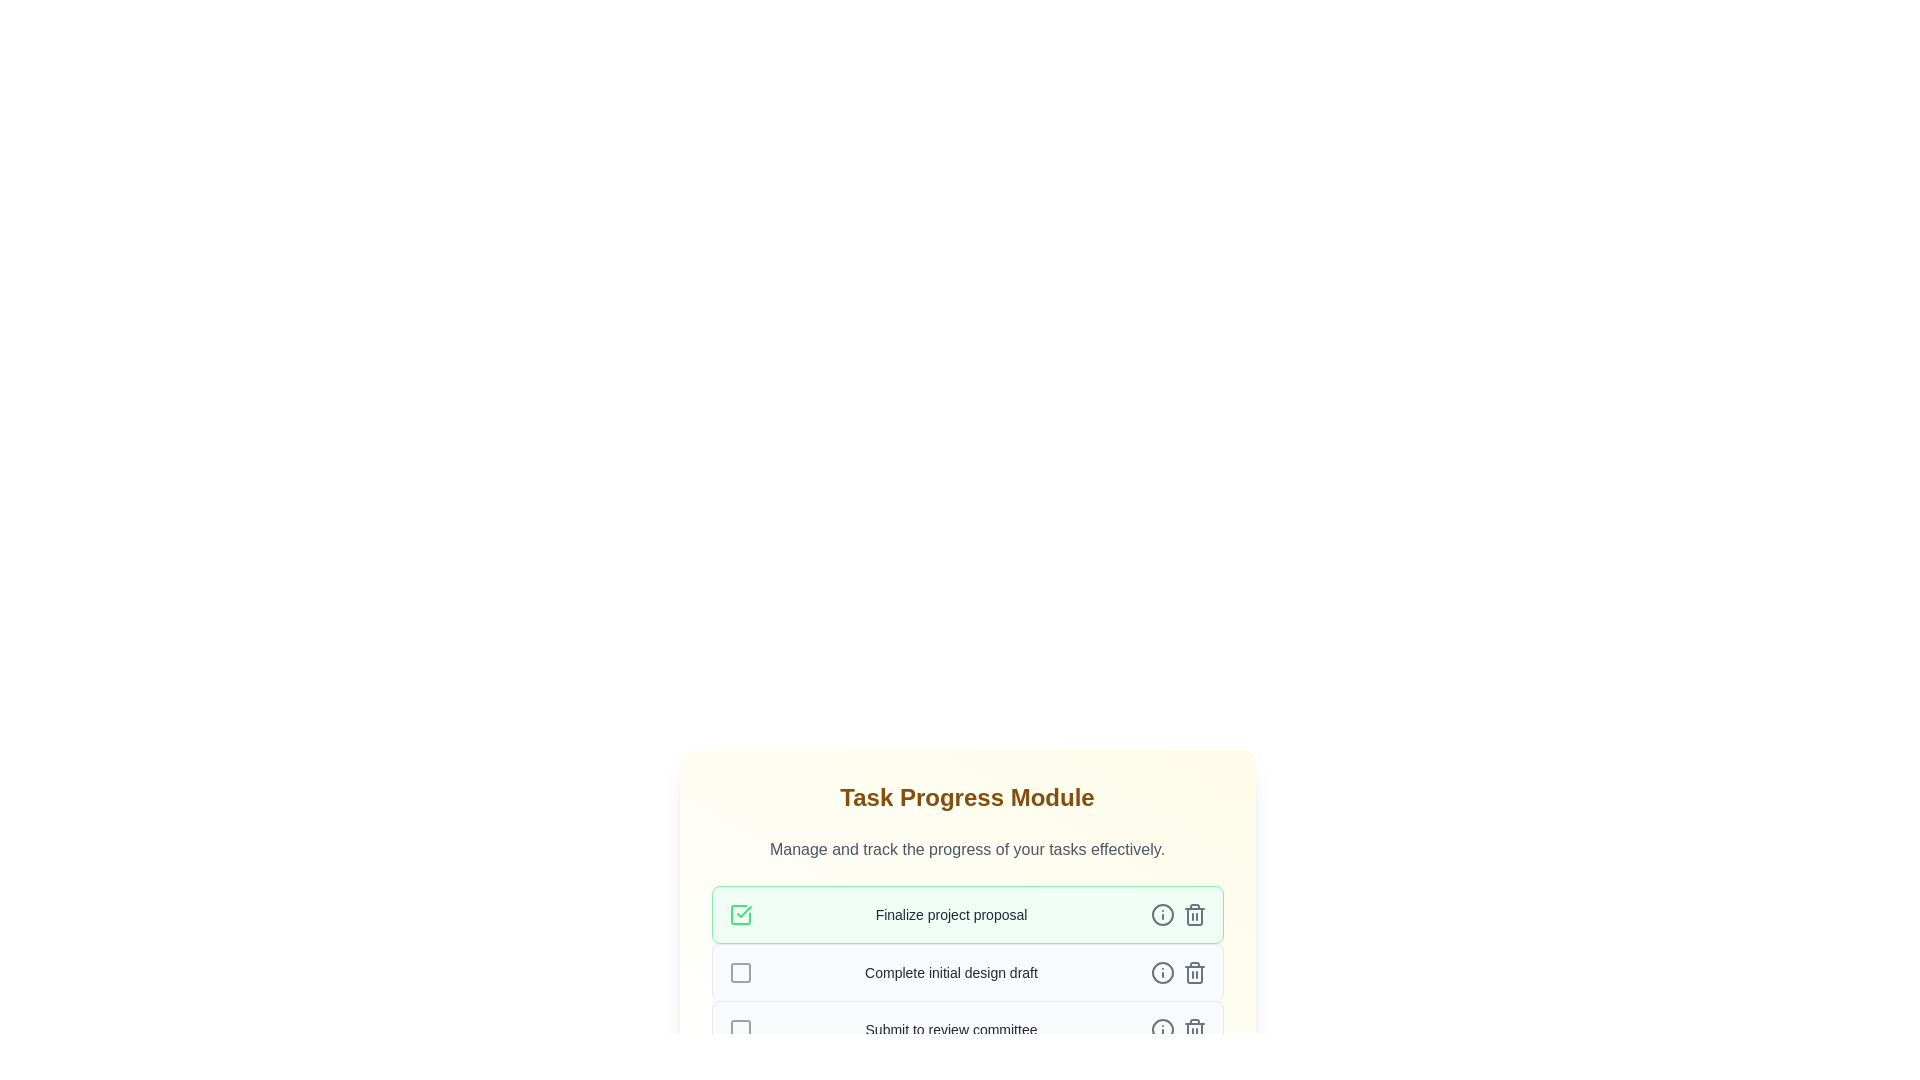 This screenshot has height=1080, width=1920. What do you see at coordinates (1162, 971) in the screenshot?
I see `the information/help icon located in the second row of the list item` at bounding box center [1162, 971].